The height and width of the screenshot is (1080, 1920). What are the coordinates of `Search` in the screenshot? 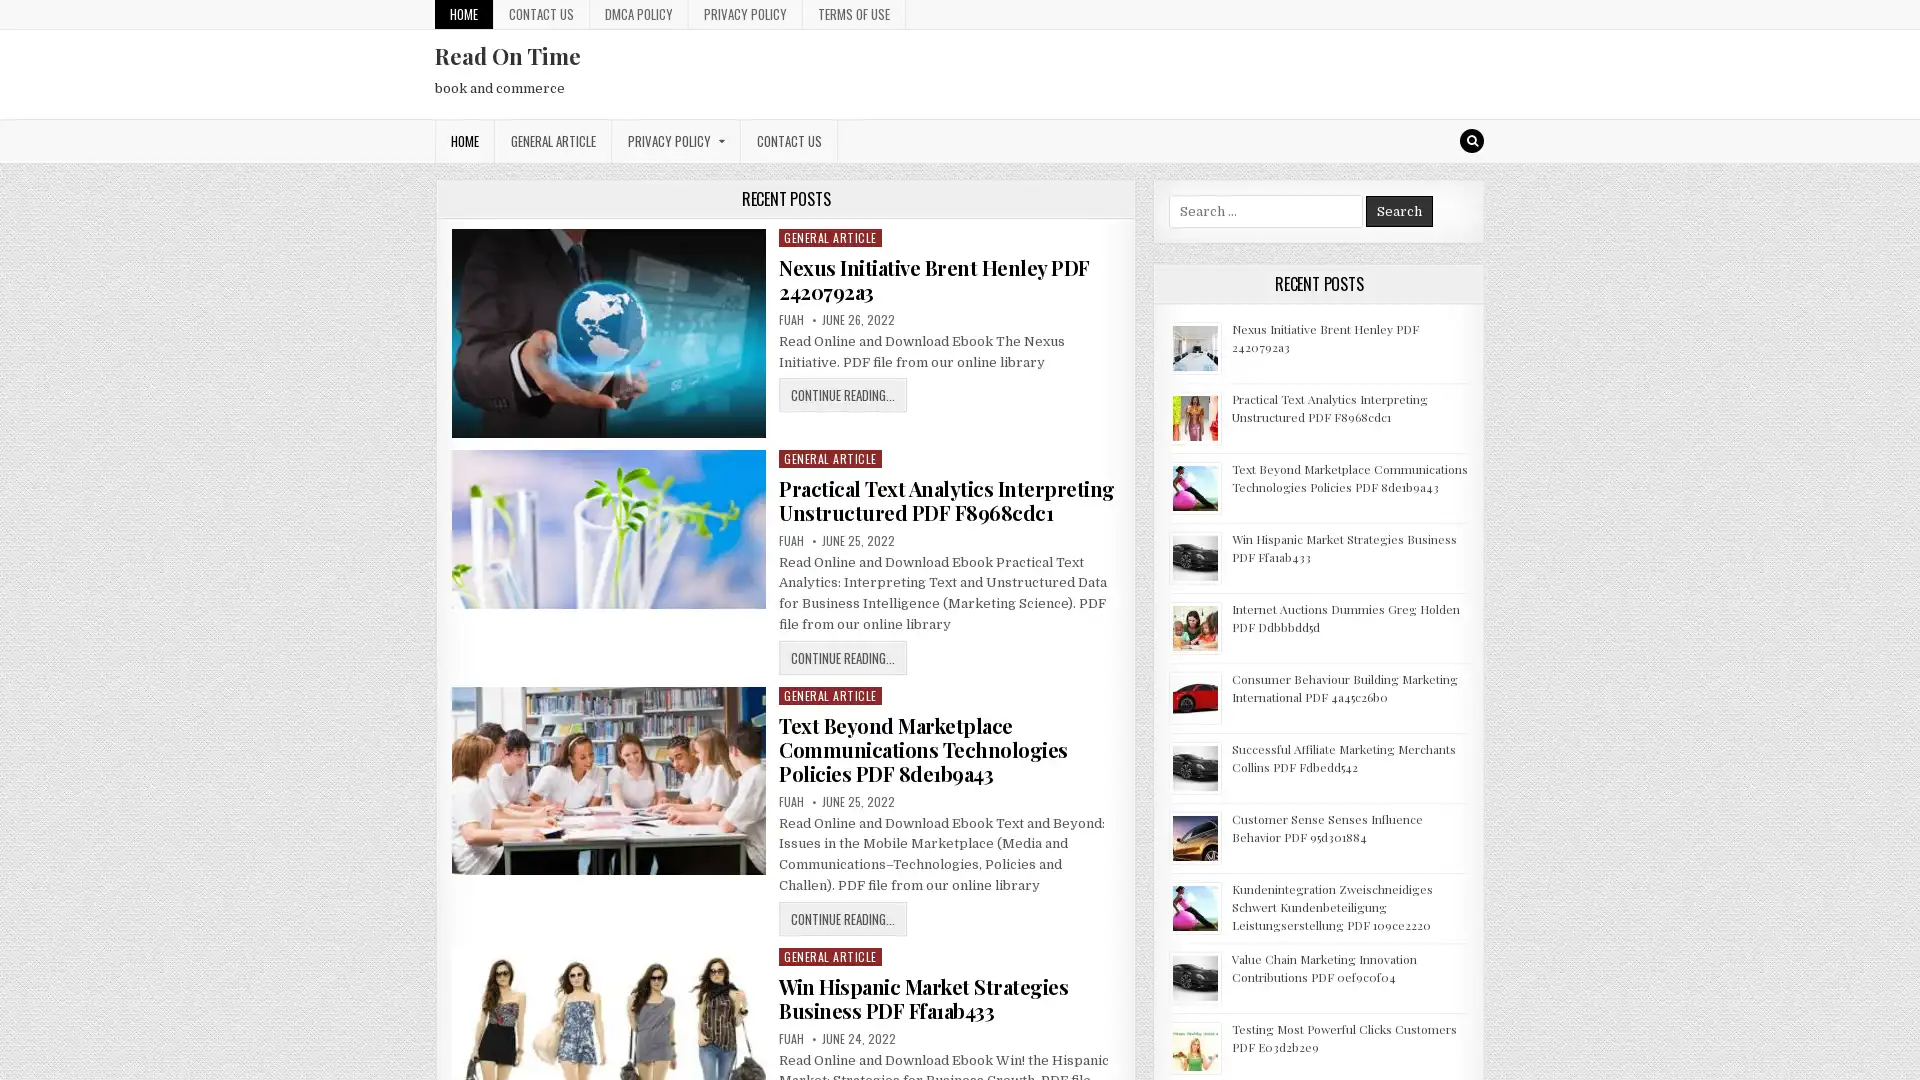 It's located at (1398, 211).